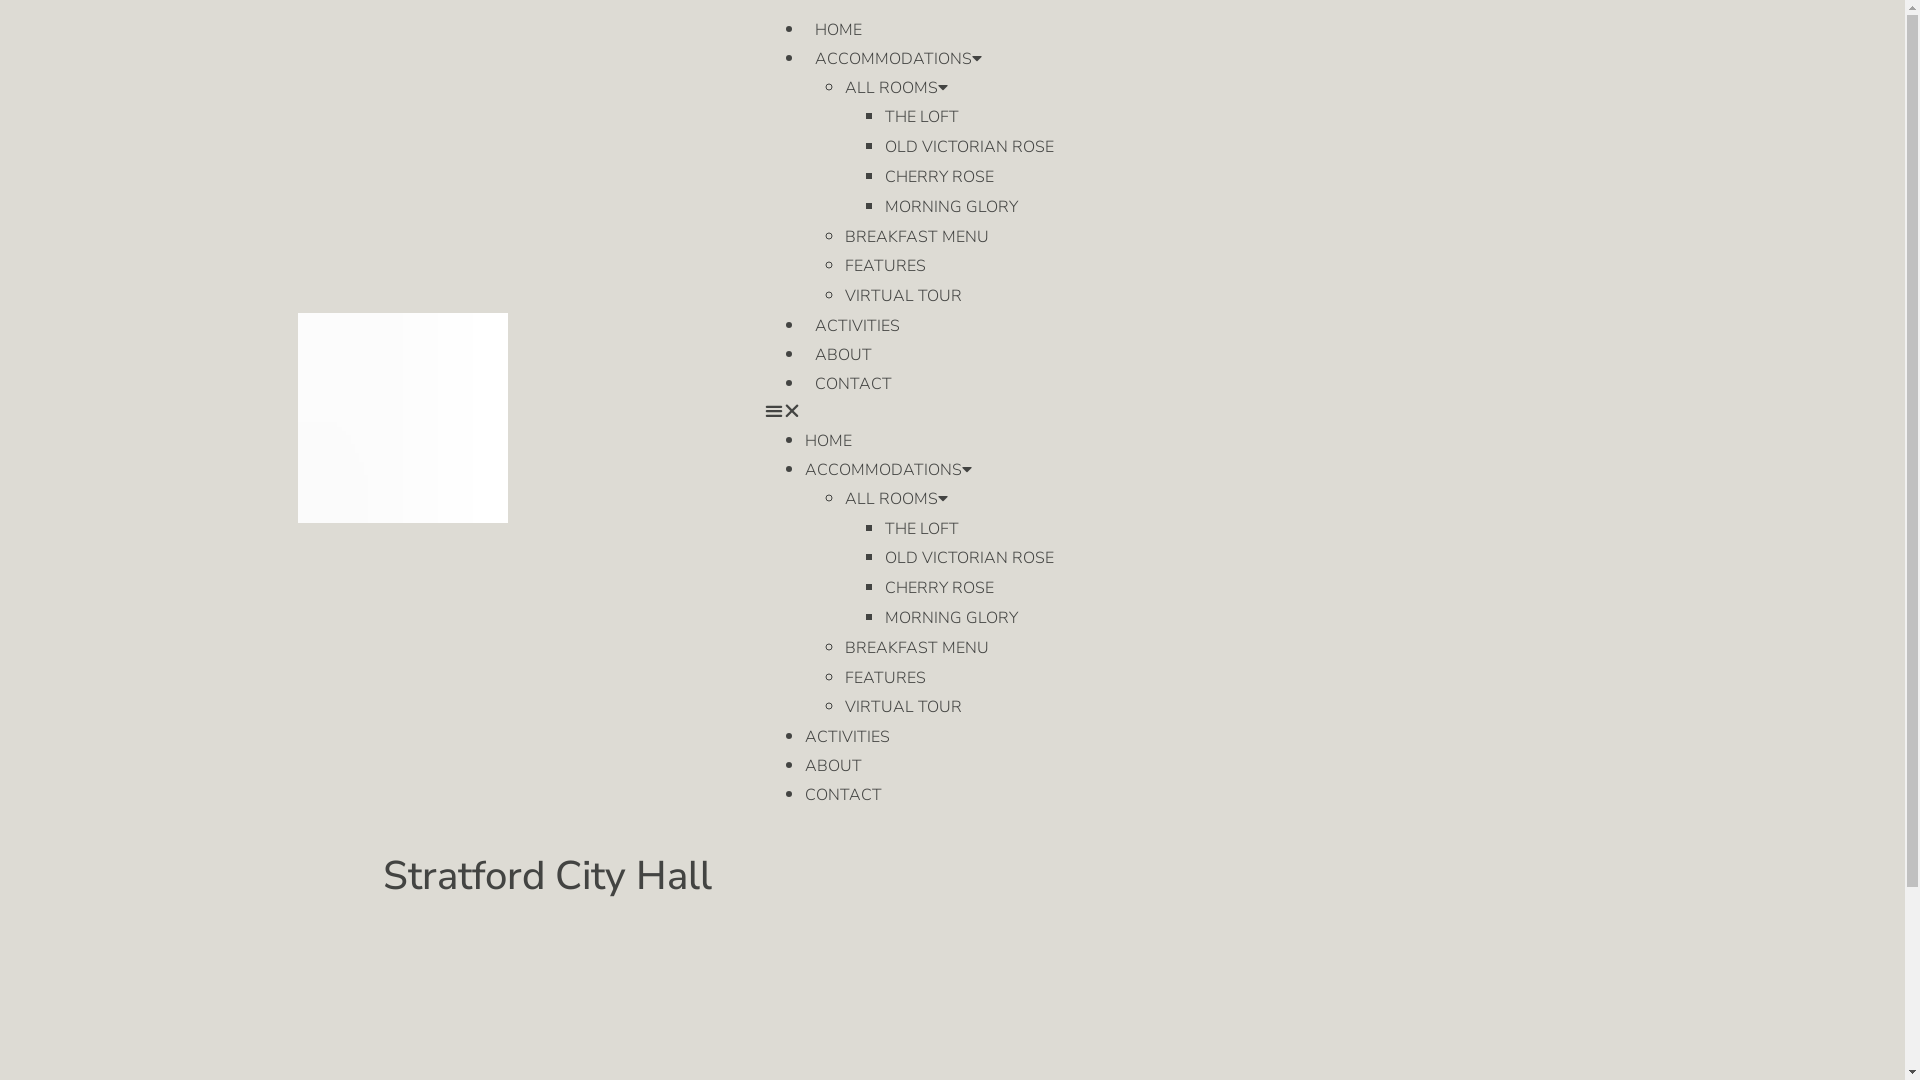 Image resolution: width=1920 pixels, height=1080 pixels. What do you see at coordinates (884, 265) in the screenshot?
I see `'FEATURES'` at bounding box center [884, 265].